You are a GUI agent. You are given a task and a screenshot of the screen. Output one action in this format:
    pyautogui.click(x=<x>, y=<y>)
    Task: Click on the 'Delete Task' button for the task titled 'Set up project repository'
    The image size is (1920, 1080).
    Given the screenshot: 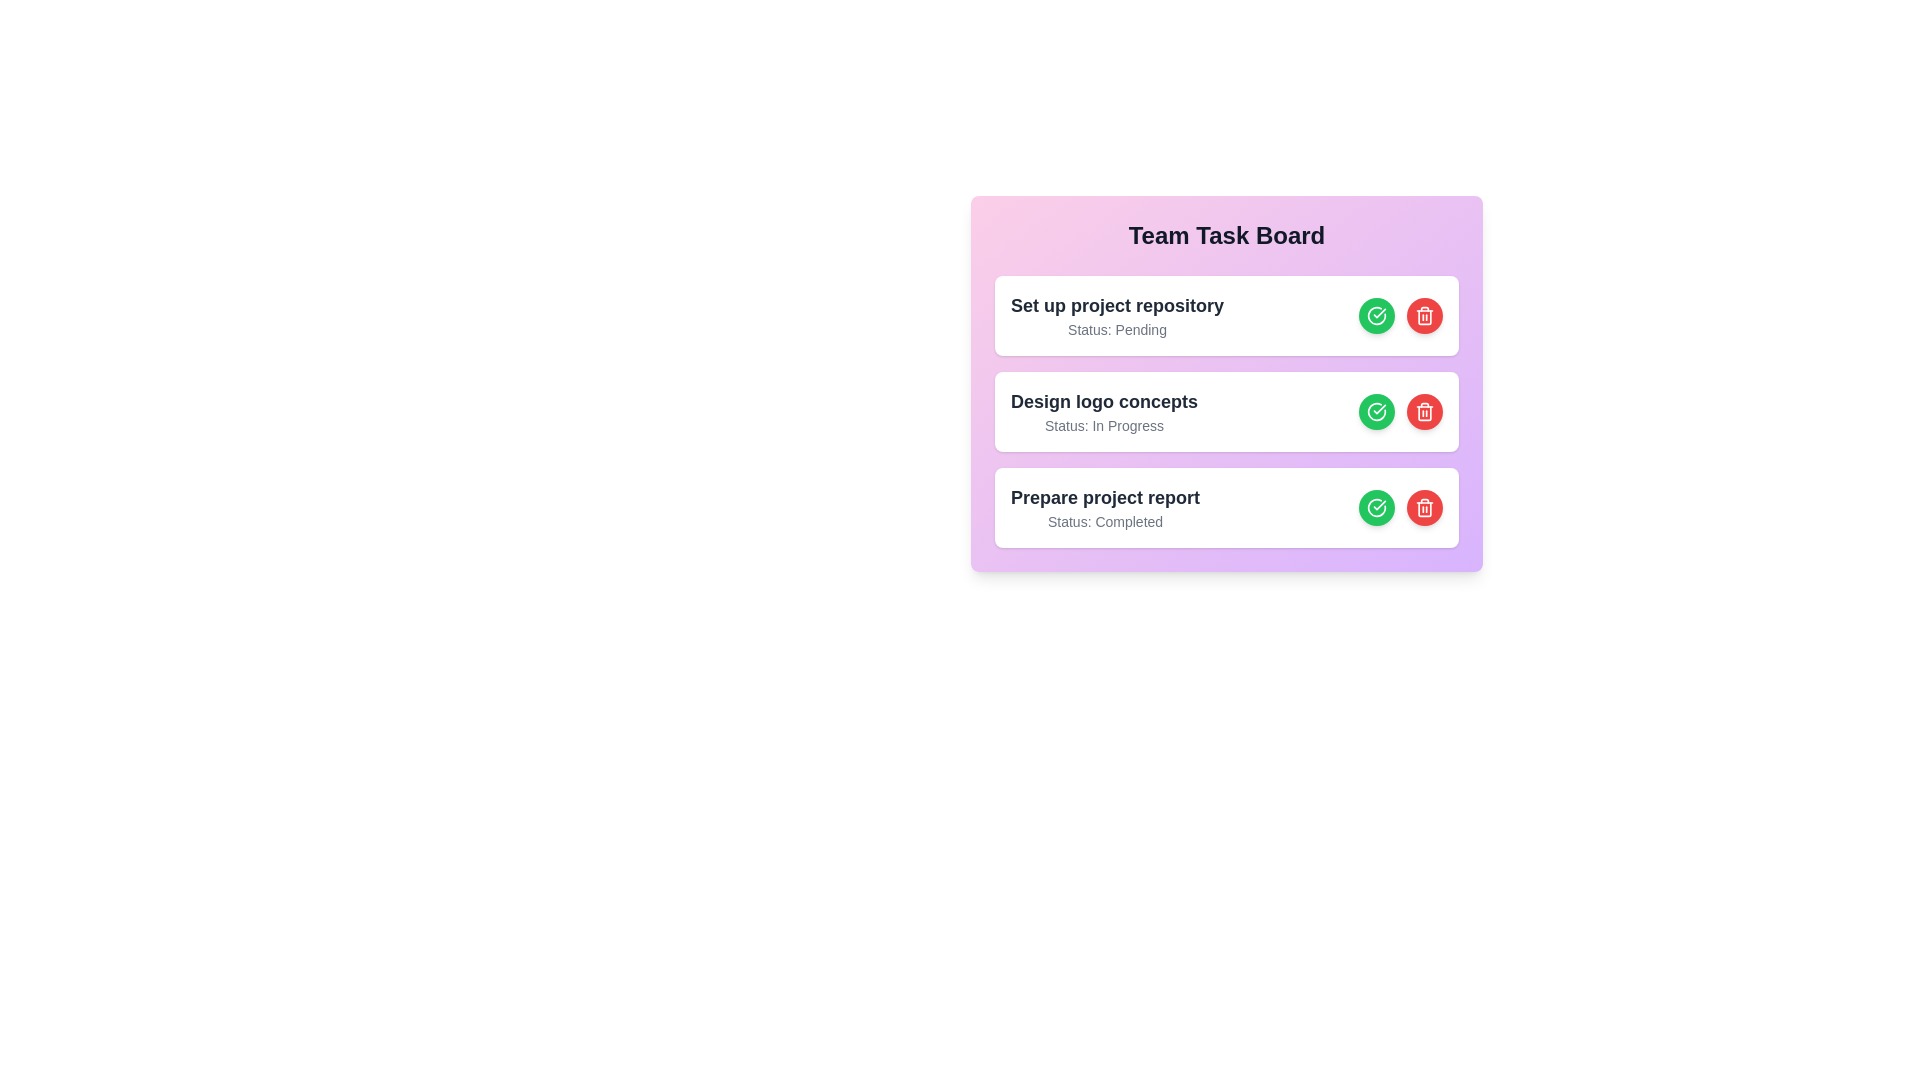 What is the action you would take?
    pyautogui.click(x=1424, y=315)
    